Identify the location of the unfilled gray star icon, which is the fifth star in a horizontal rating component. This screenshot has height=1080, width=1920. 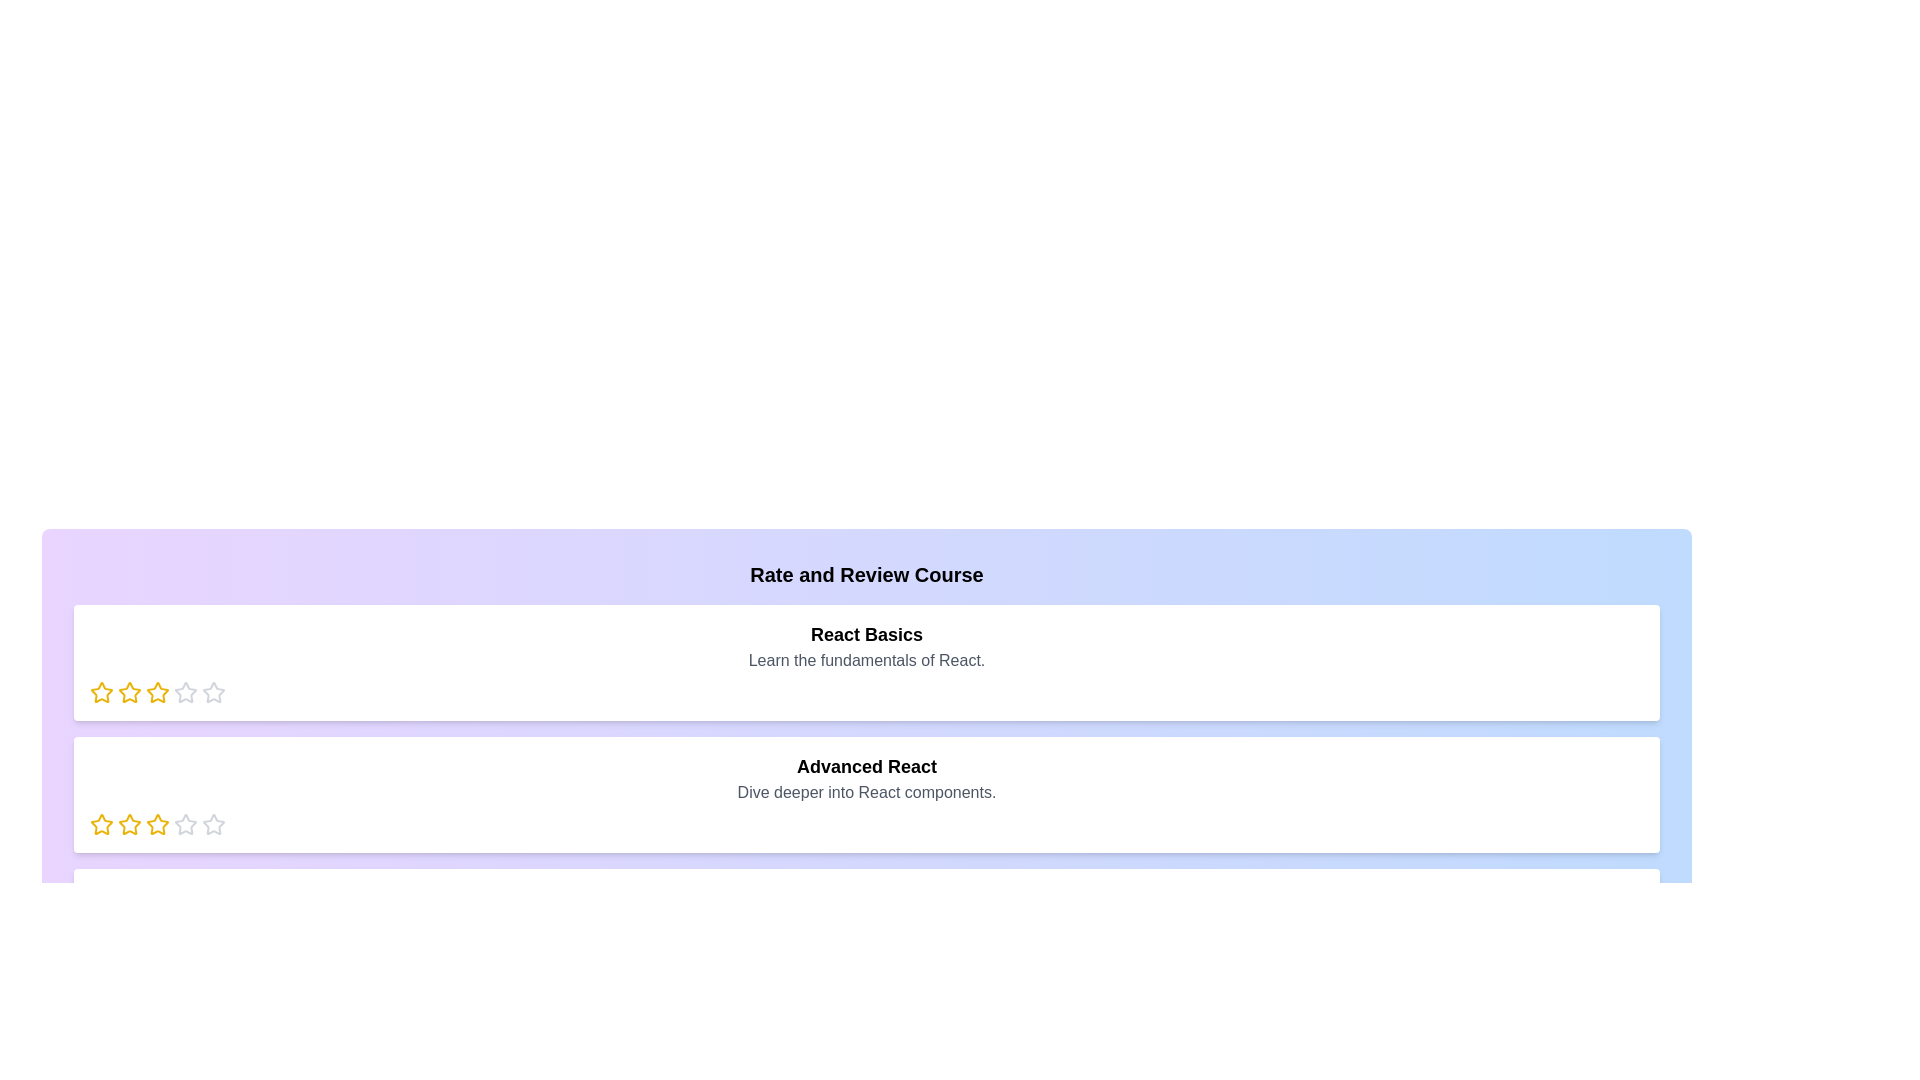
(214, 692).